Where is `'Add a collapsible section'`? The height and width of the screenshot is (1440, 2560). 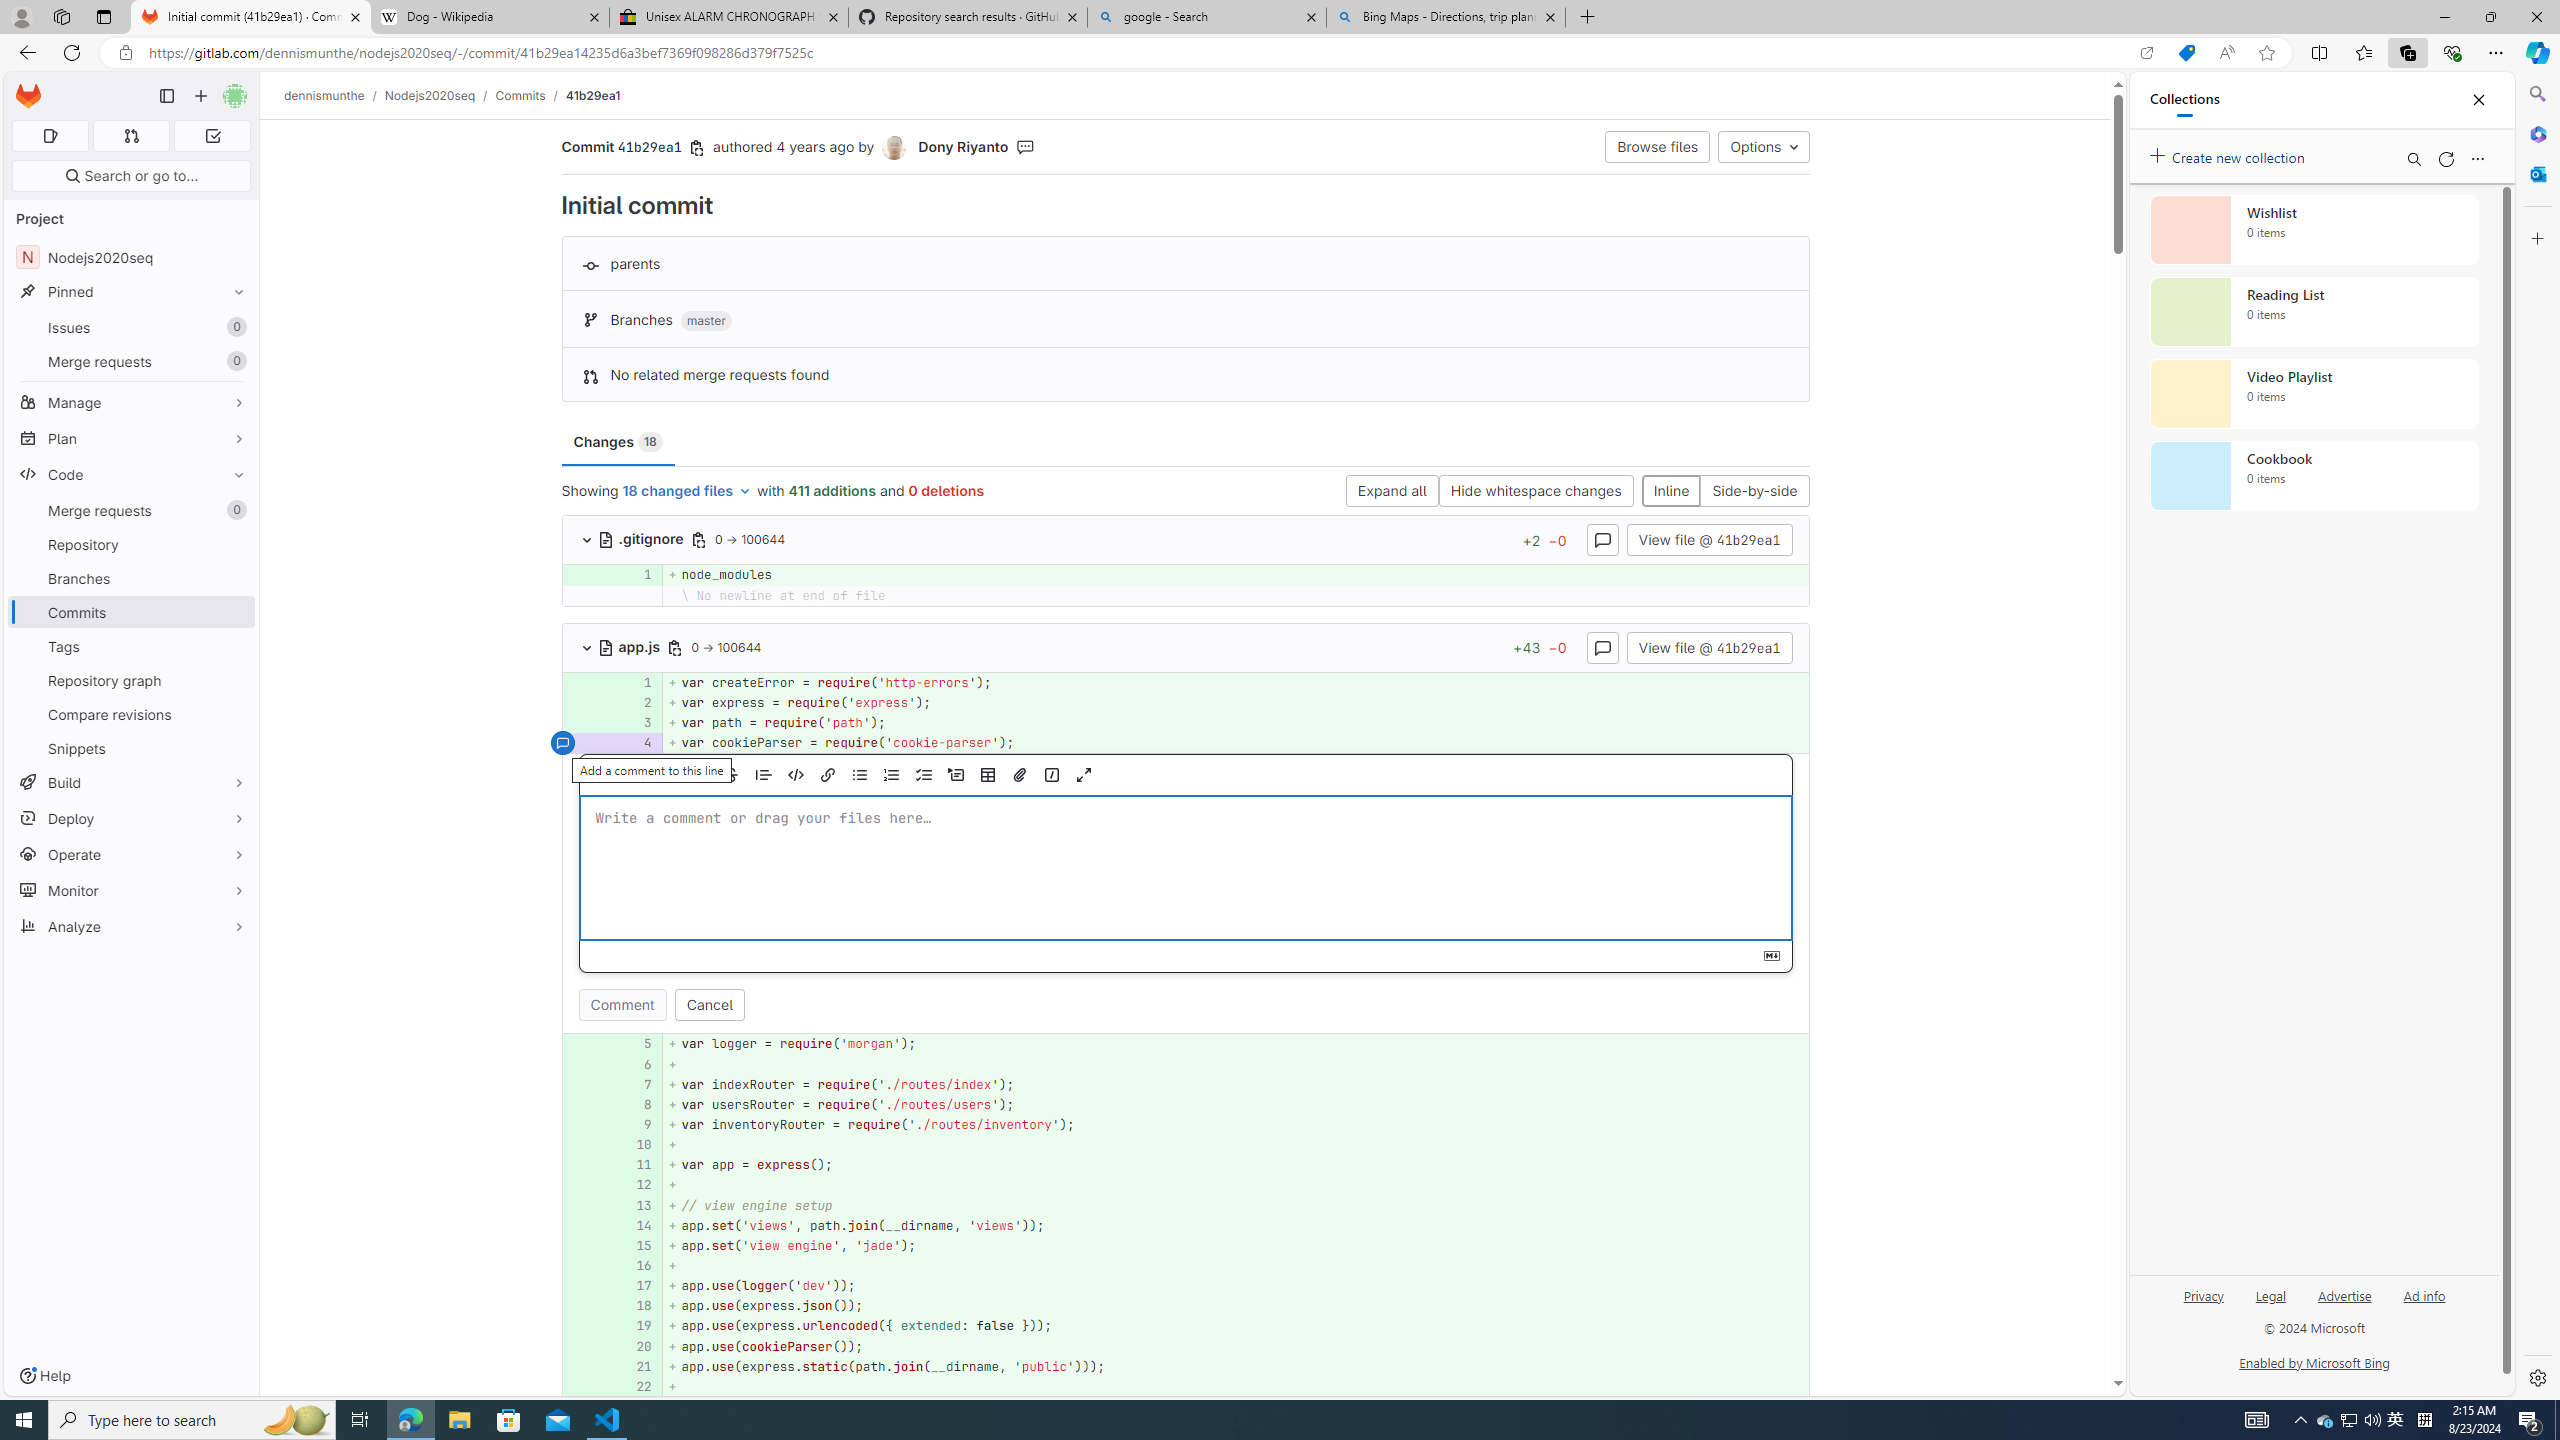
'Add a collapsible section' is located at coordinates (955, 774).